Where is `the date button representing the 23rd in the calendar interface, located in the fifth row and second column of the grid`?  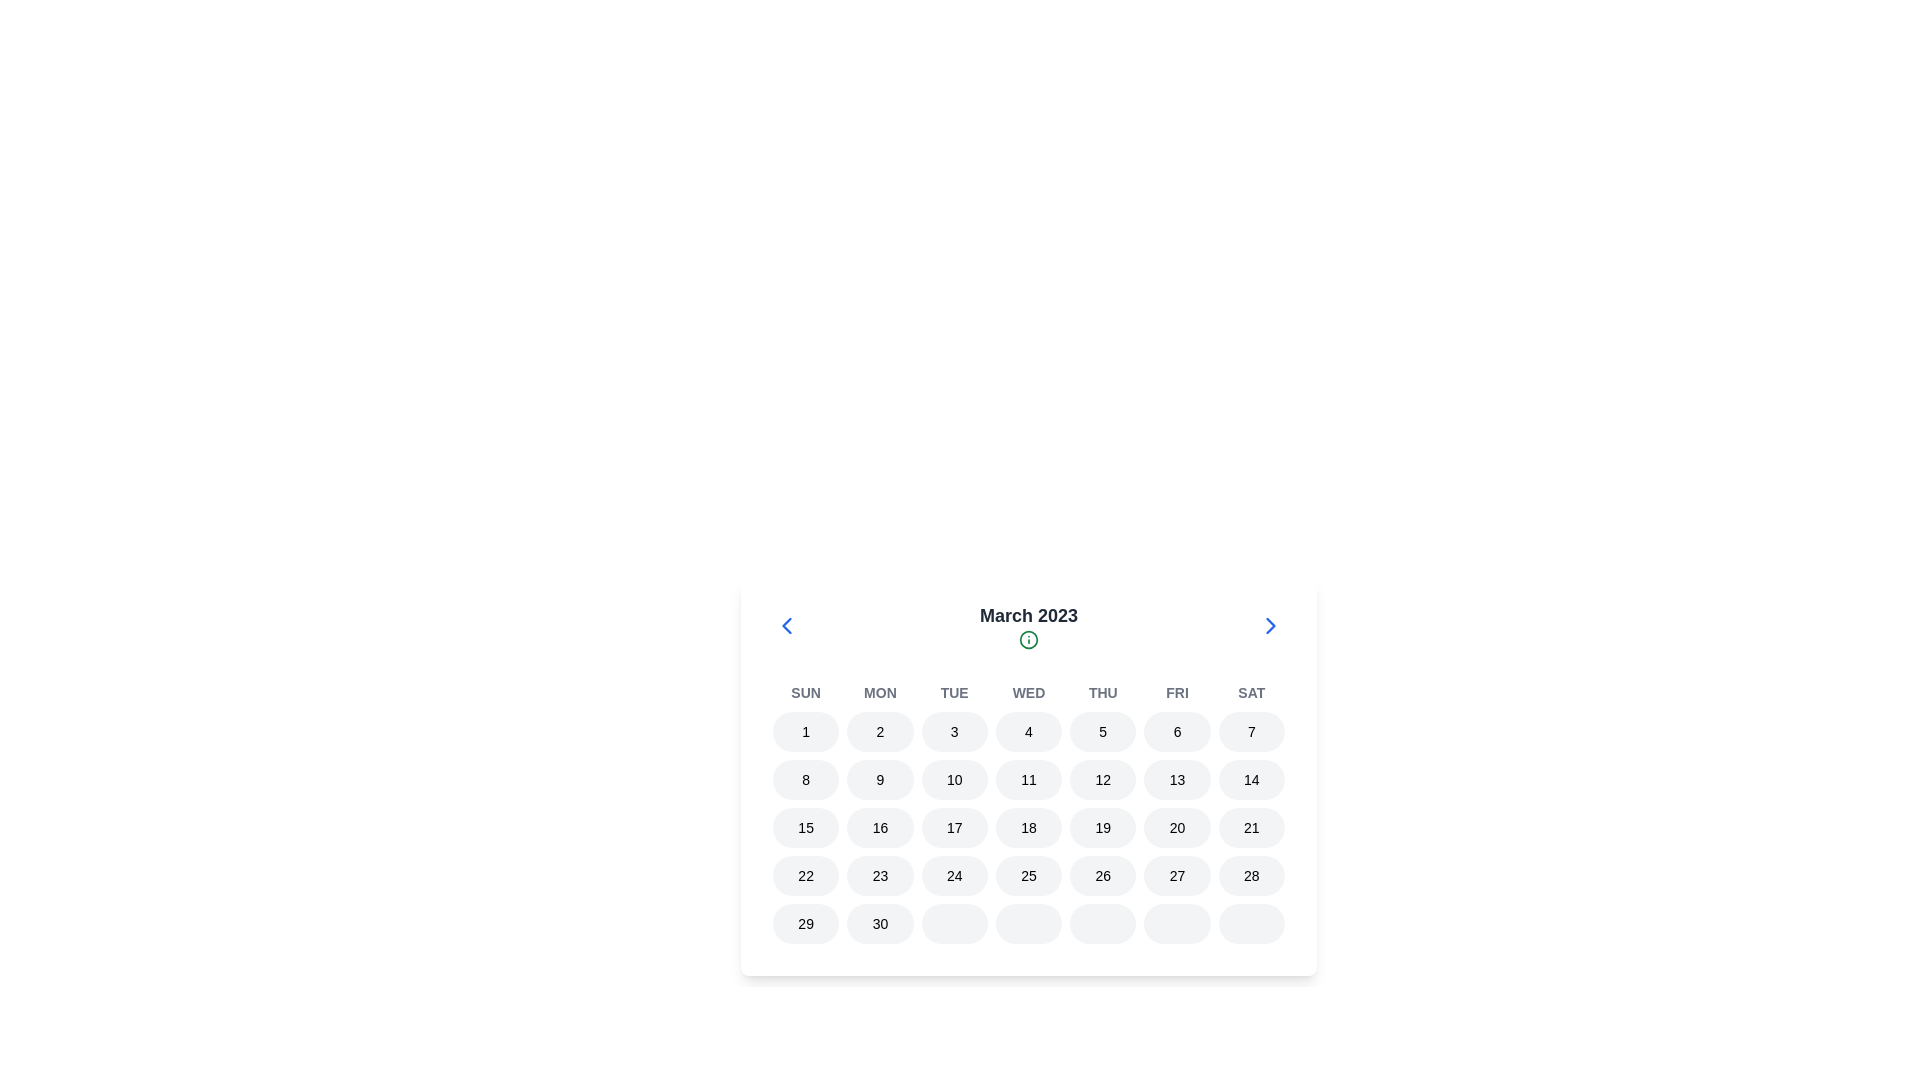
the date button representing the 23rd in the calendar interface, located in the fifth row and second column of the grid is located at coordinates (880, 874).